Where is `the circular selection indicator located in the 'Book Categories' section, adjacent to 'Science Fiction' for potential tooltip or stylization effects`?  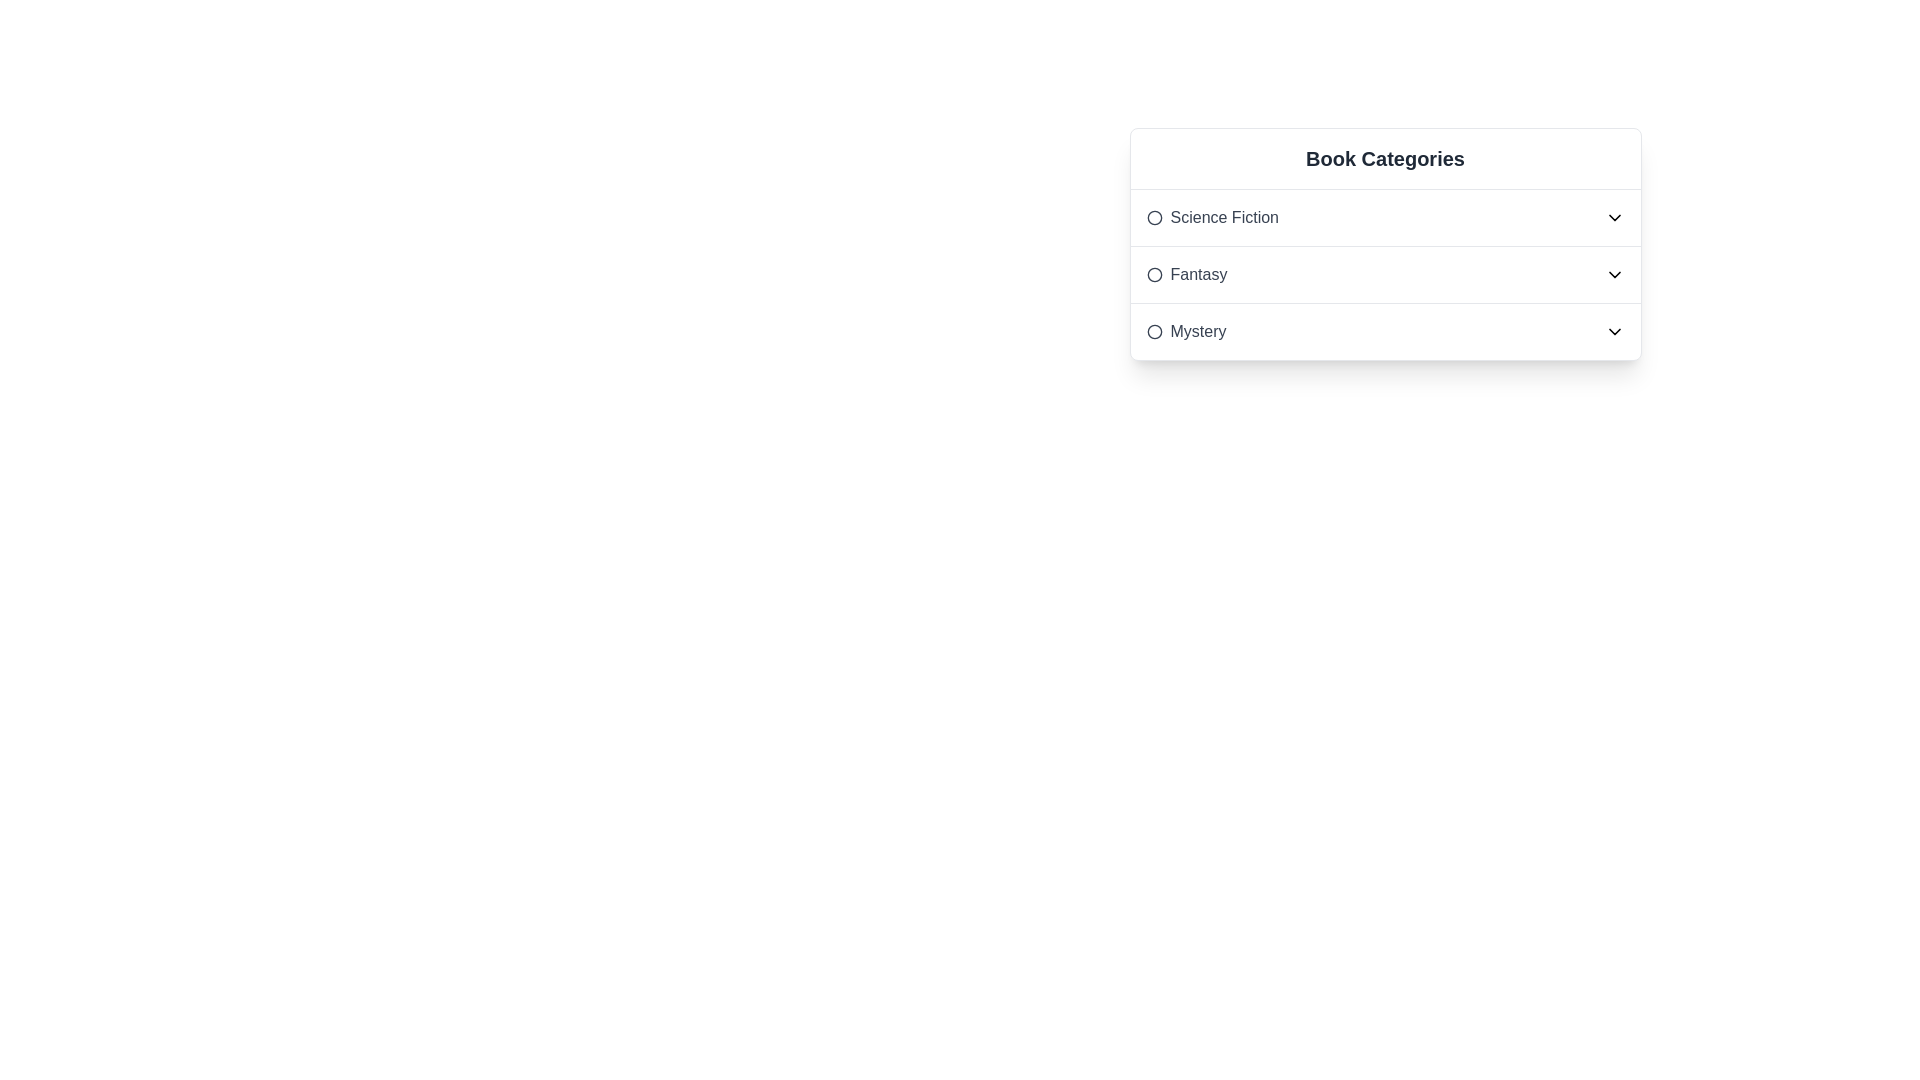 the circular selection indicator located in the 'Book Categories' section, adjacent to 'Science Fiction' for potential tooltip or stylization effects is located at coordinates (1154, 218).